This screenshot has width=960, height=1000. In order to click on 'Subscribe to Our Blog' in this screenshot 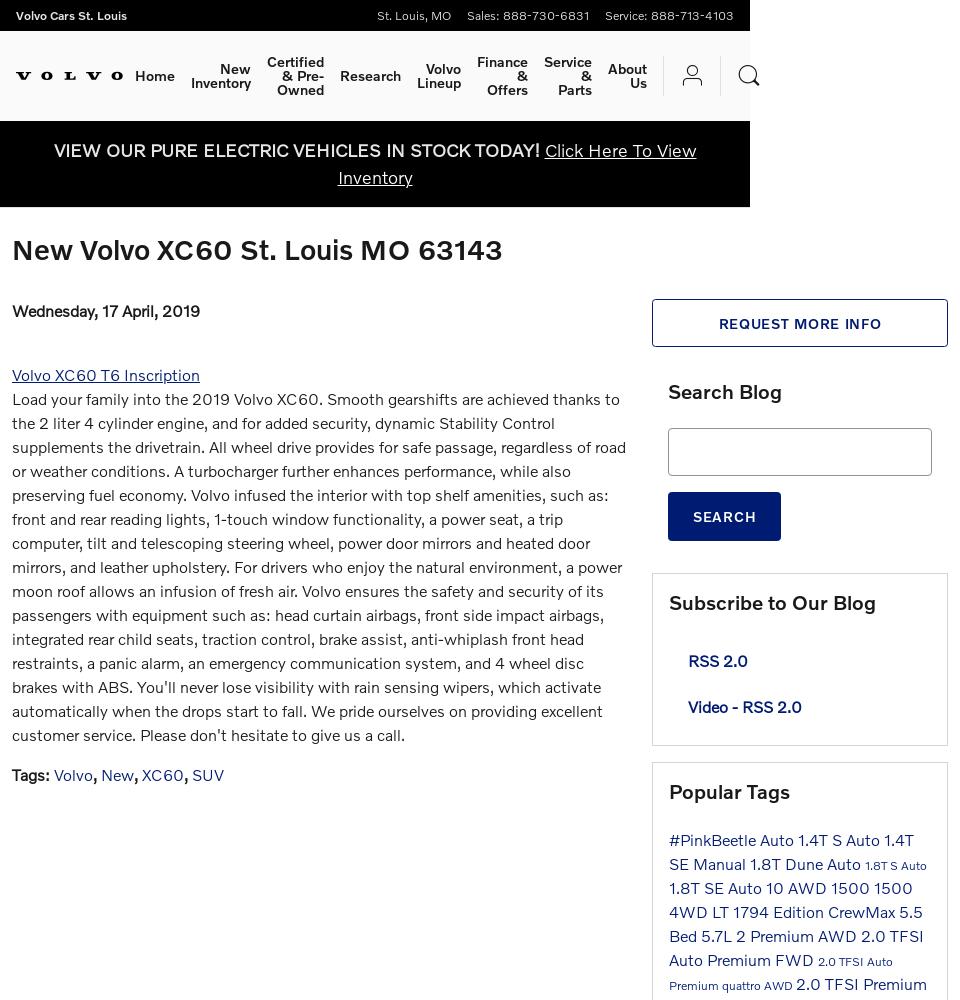, I will do `click(771, 600)`.